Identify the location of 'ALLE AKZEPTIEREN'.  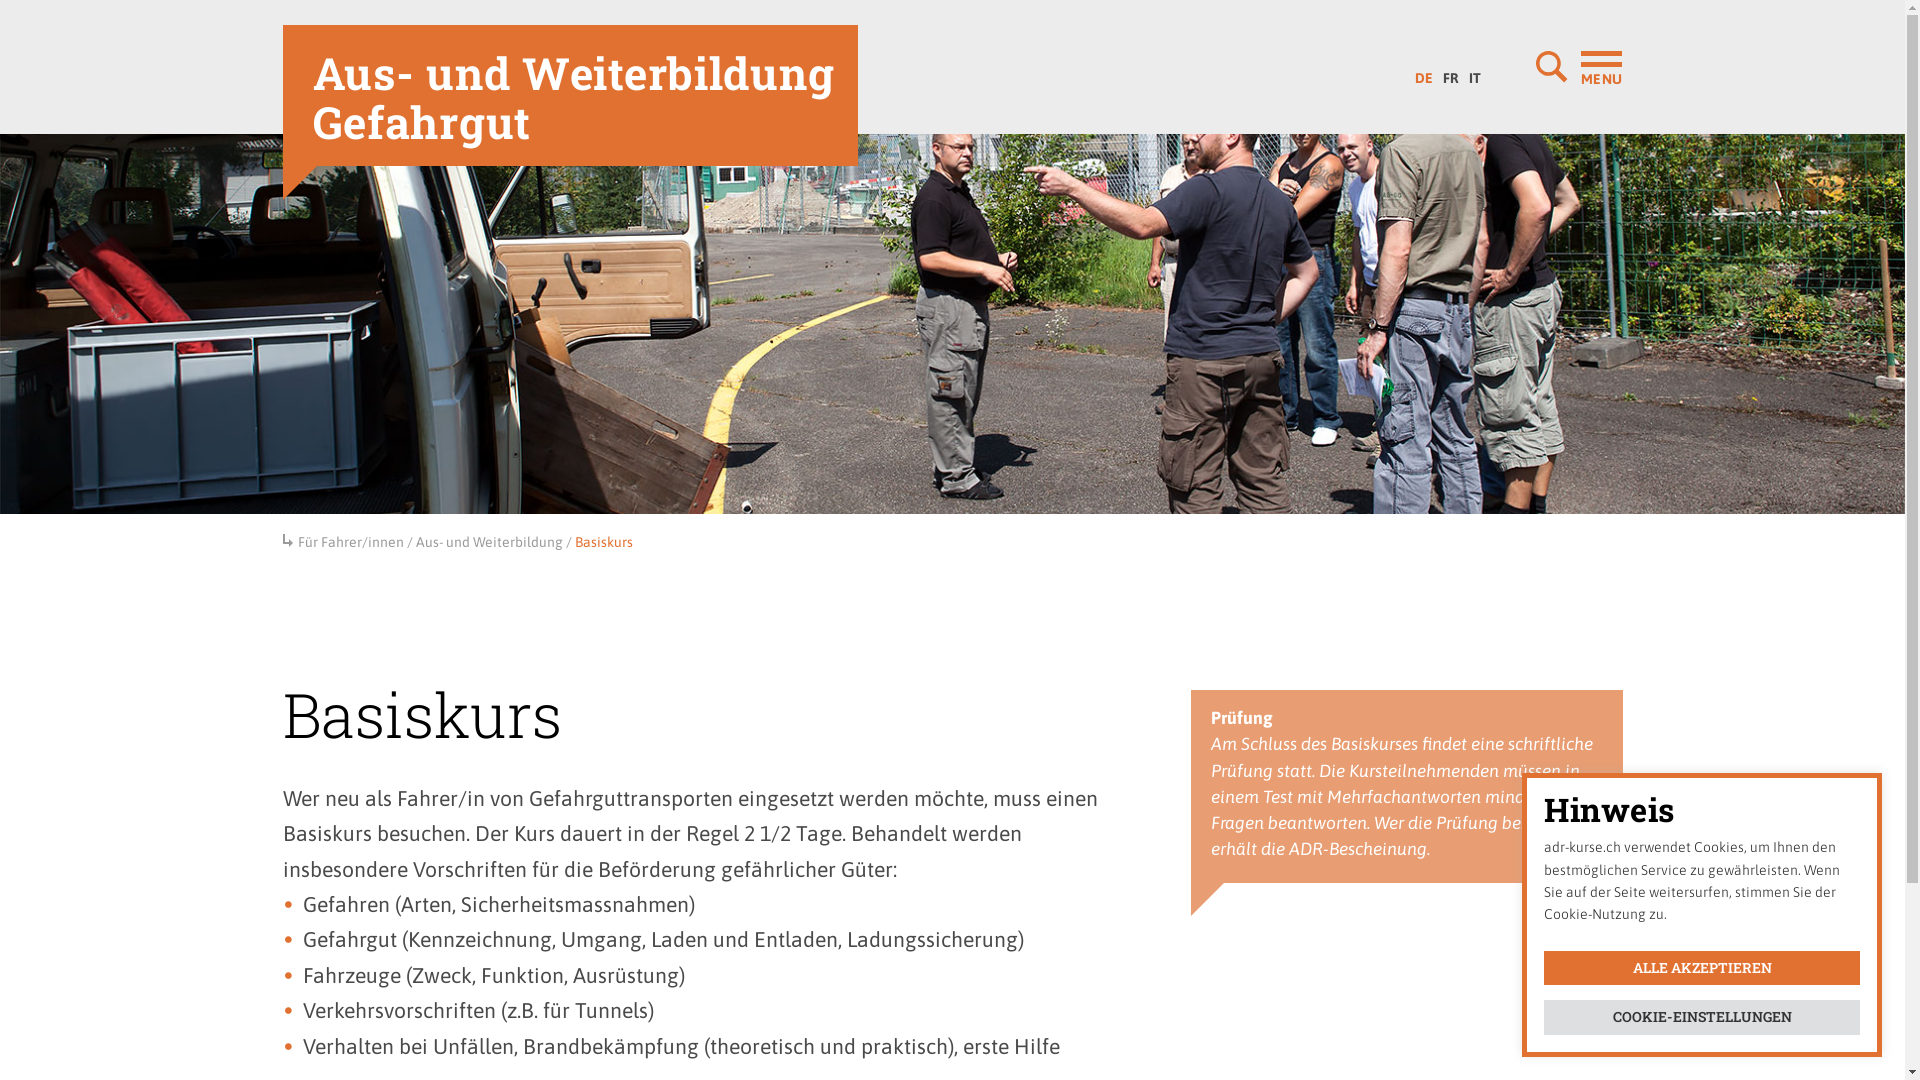
(1701, 967).